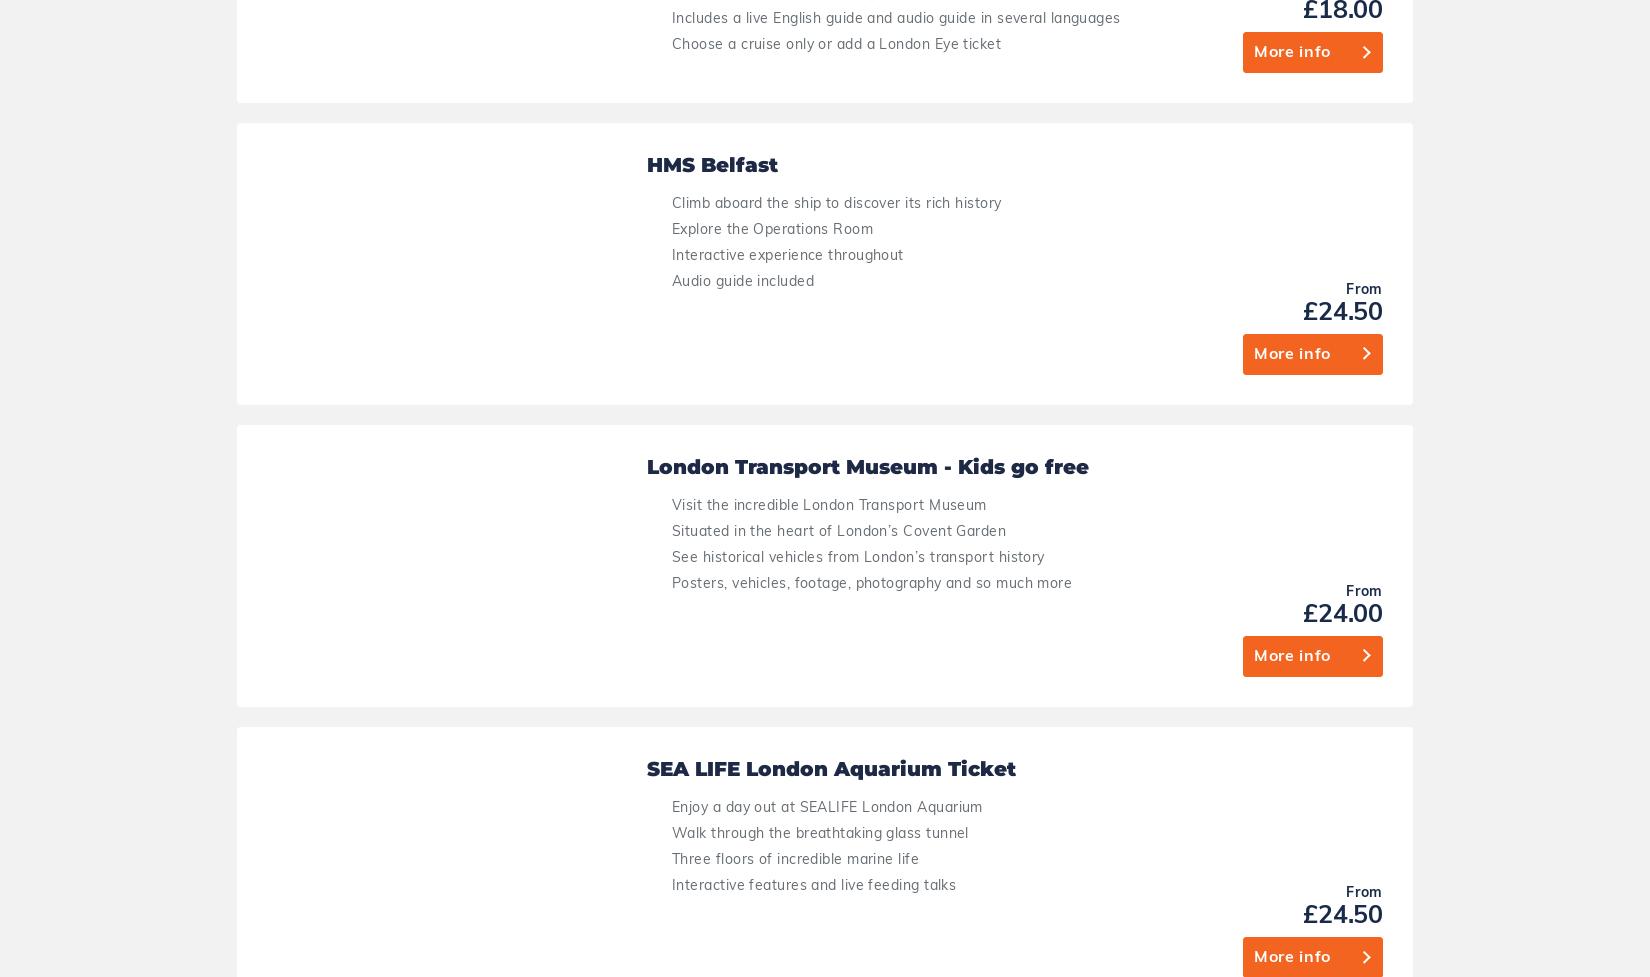 The height and width of the screenshot is (977, 1650). I want to click on 'Total Results :', so click(873, 635).